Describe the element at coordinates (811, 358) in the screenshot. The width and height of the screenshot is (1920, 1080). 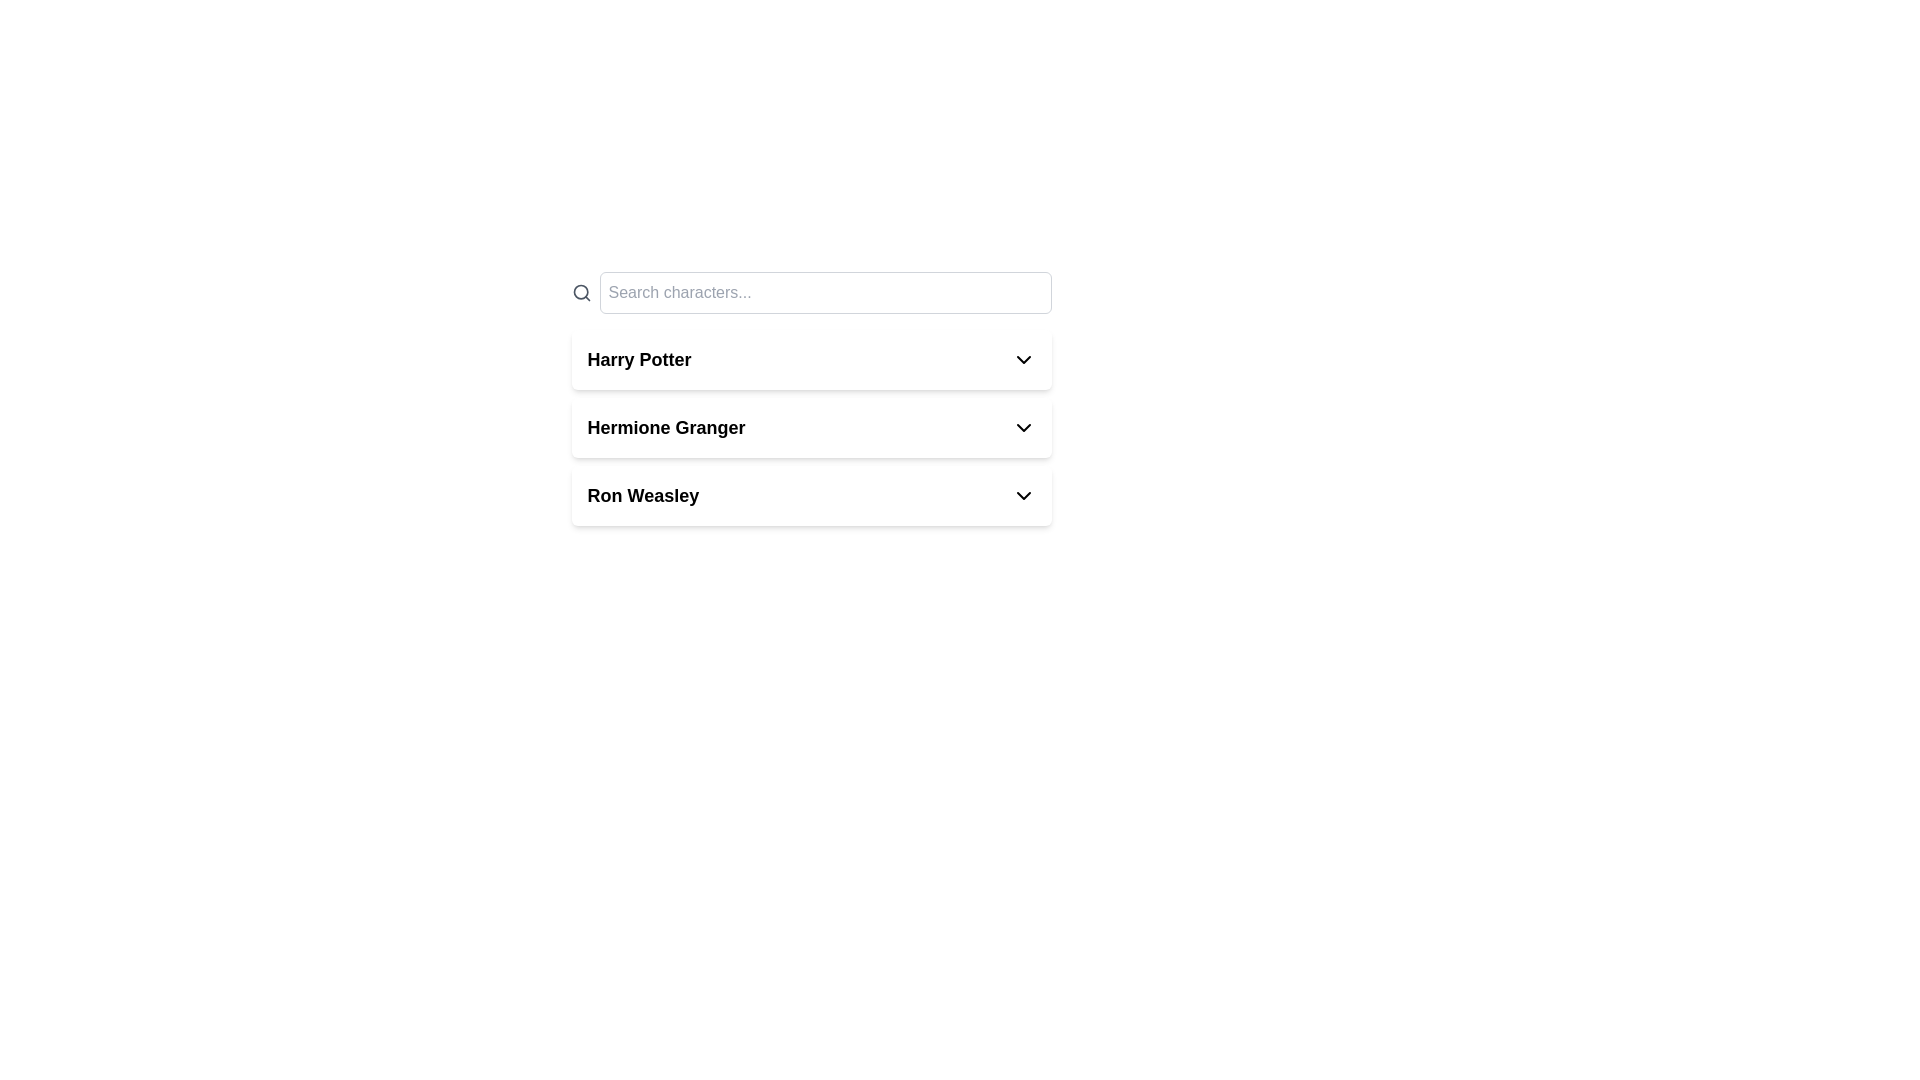
I see `the 'Harry Potter' dropdown option` at that location.